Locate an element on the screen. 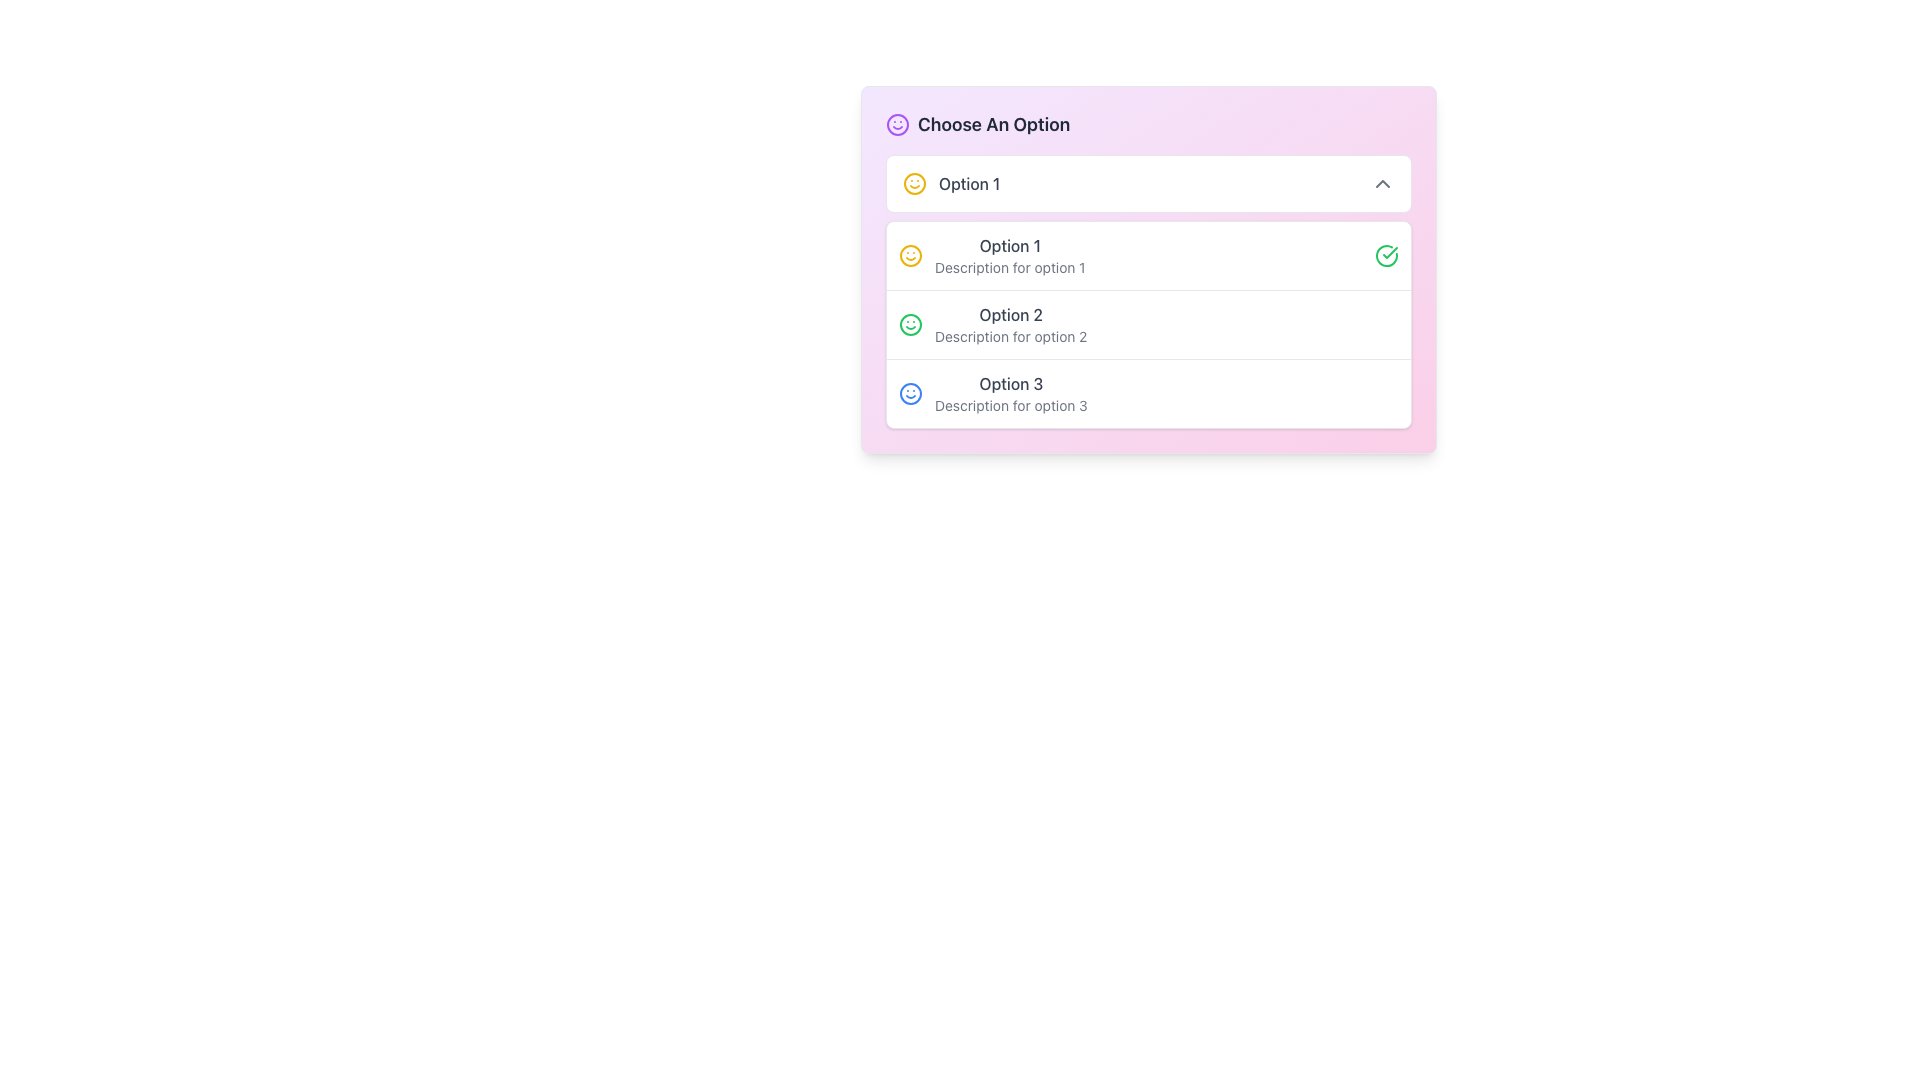  the text label styled as 'Description for option 3', which is located beneath the title 'Option 3' in a dropdown interface is located at coordinates (1011, 405).